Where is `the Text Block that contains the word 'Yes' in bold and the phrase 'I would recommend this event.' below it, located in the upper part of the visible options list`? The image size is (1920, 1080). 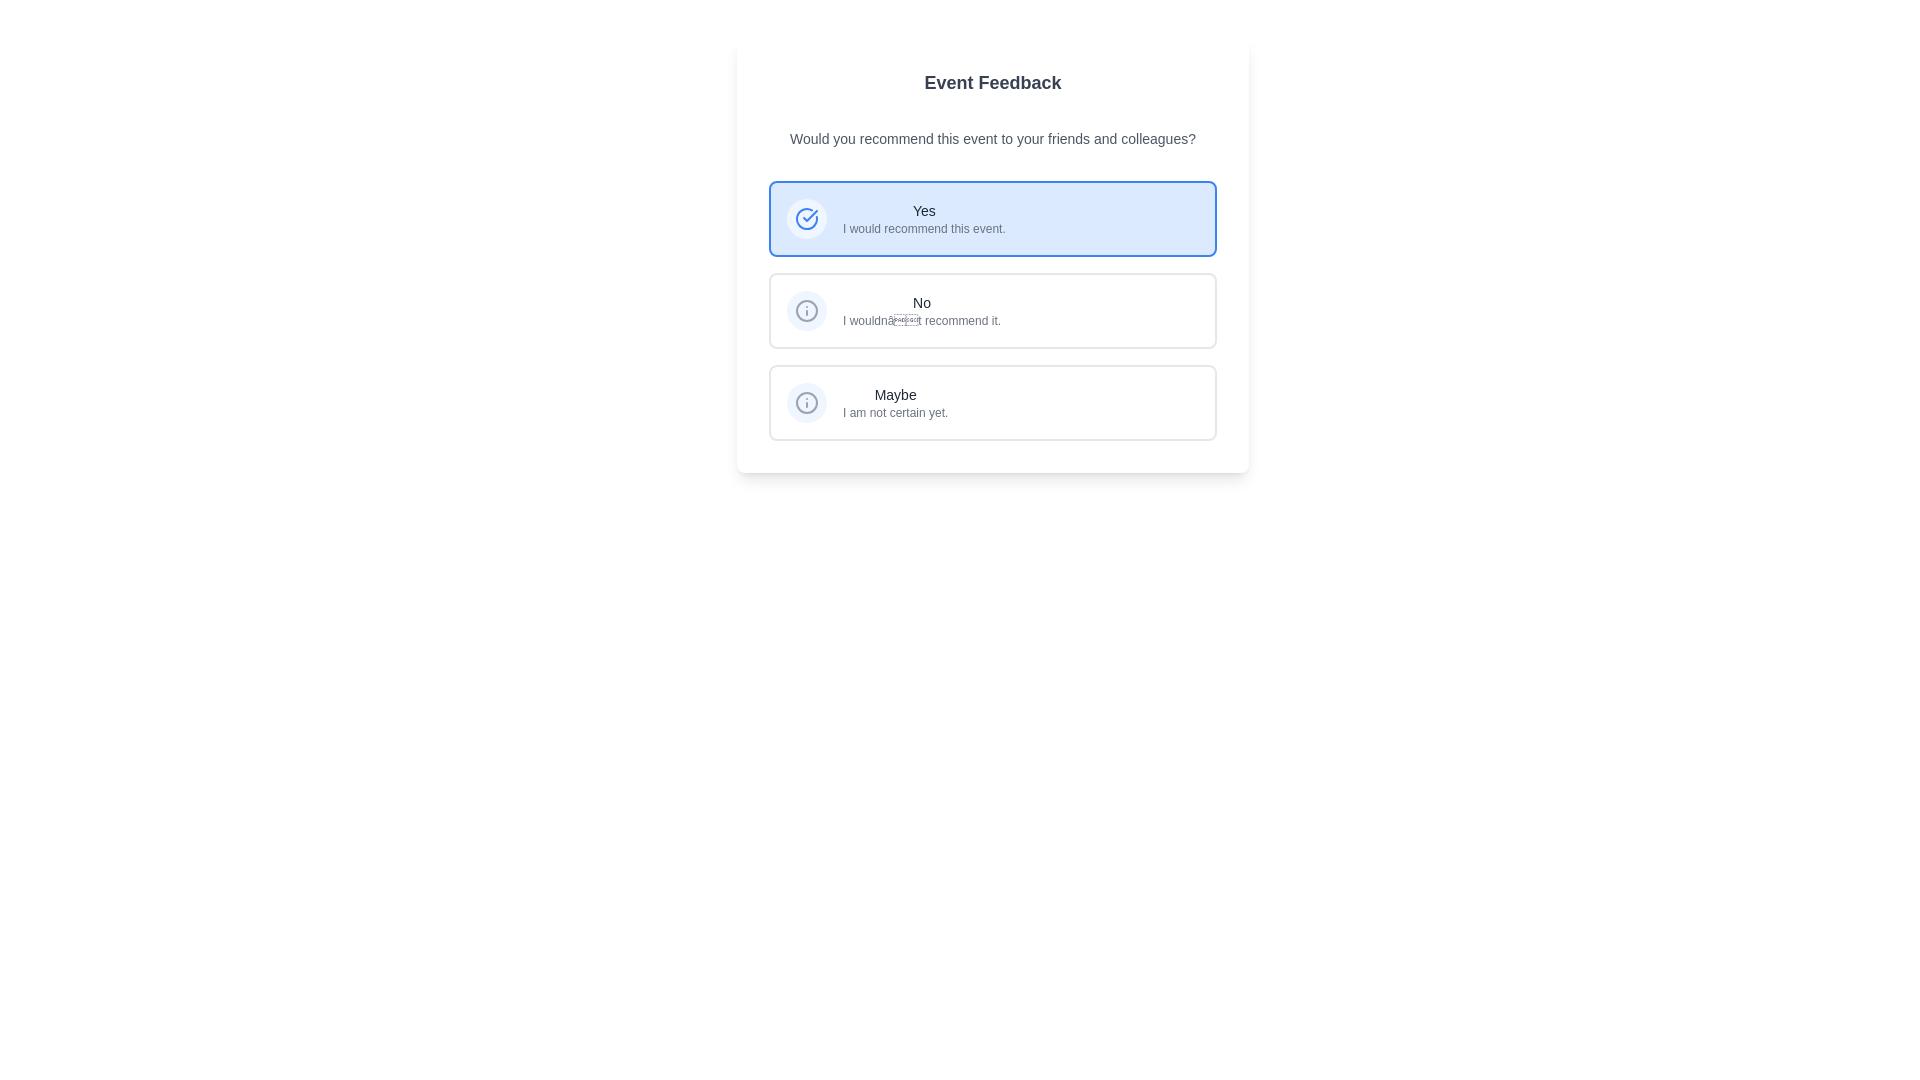
the Text Block that contains the word 'Yes' in bold and the phrase 'I would recommend this event.' below it, located in the upper part of the visible options list is located at coordinates (923, 219).